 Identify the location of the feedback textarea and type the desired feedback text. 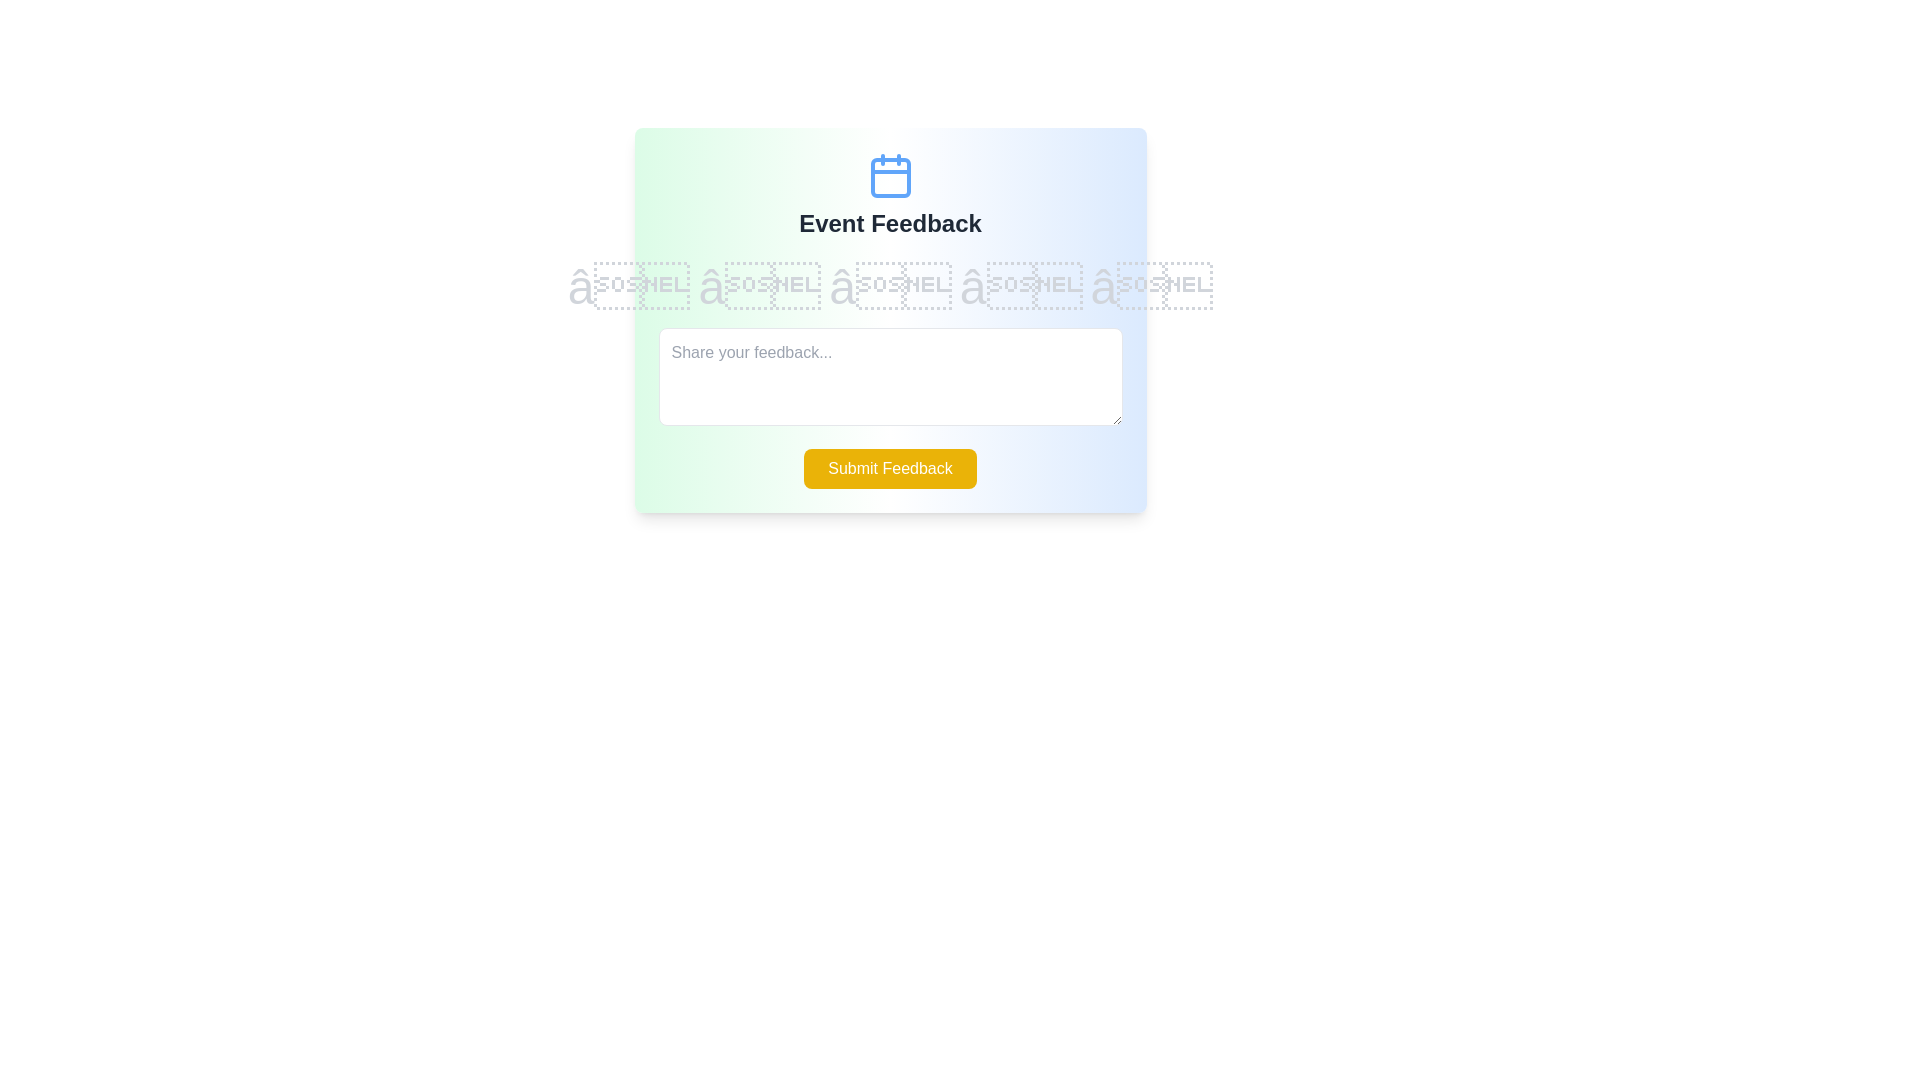
(889, 377).